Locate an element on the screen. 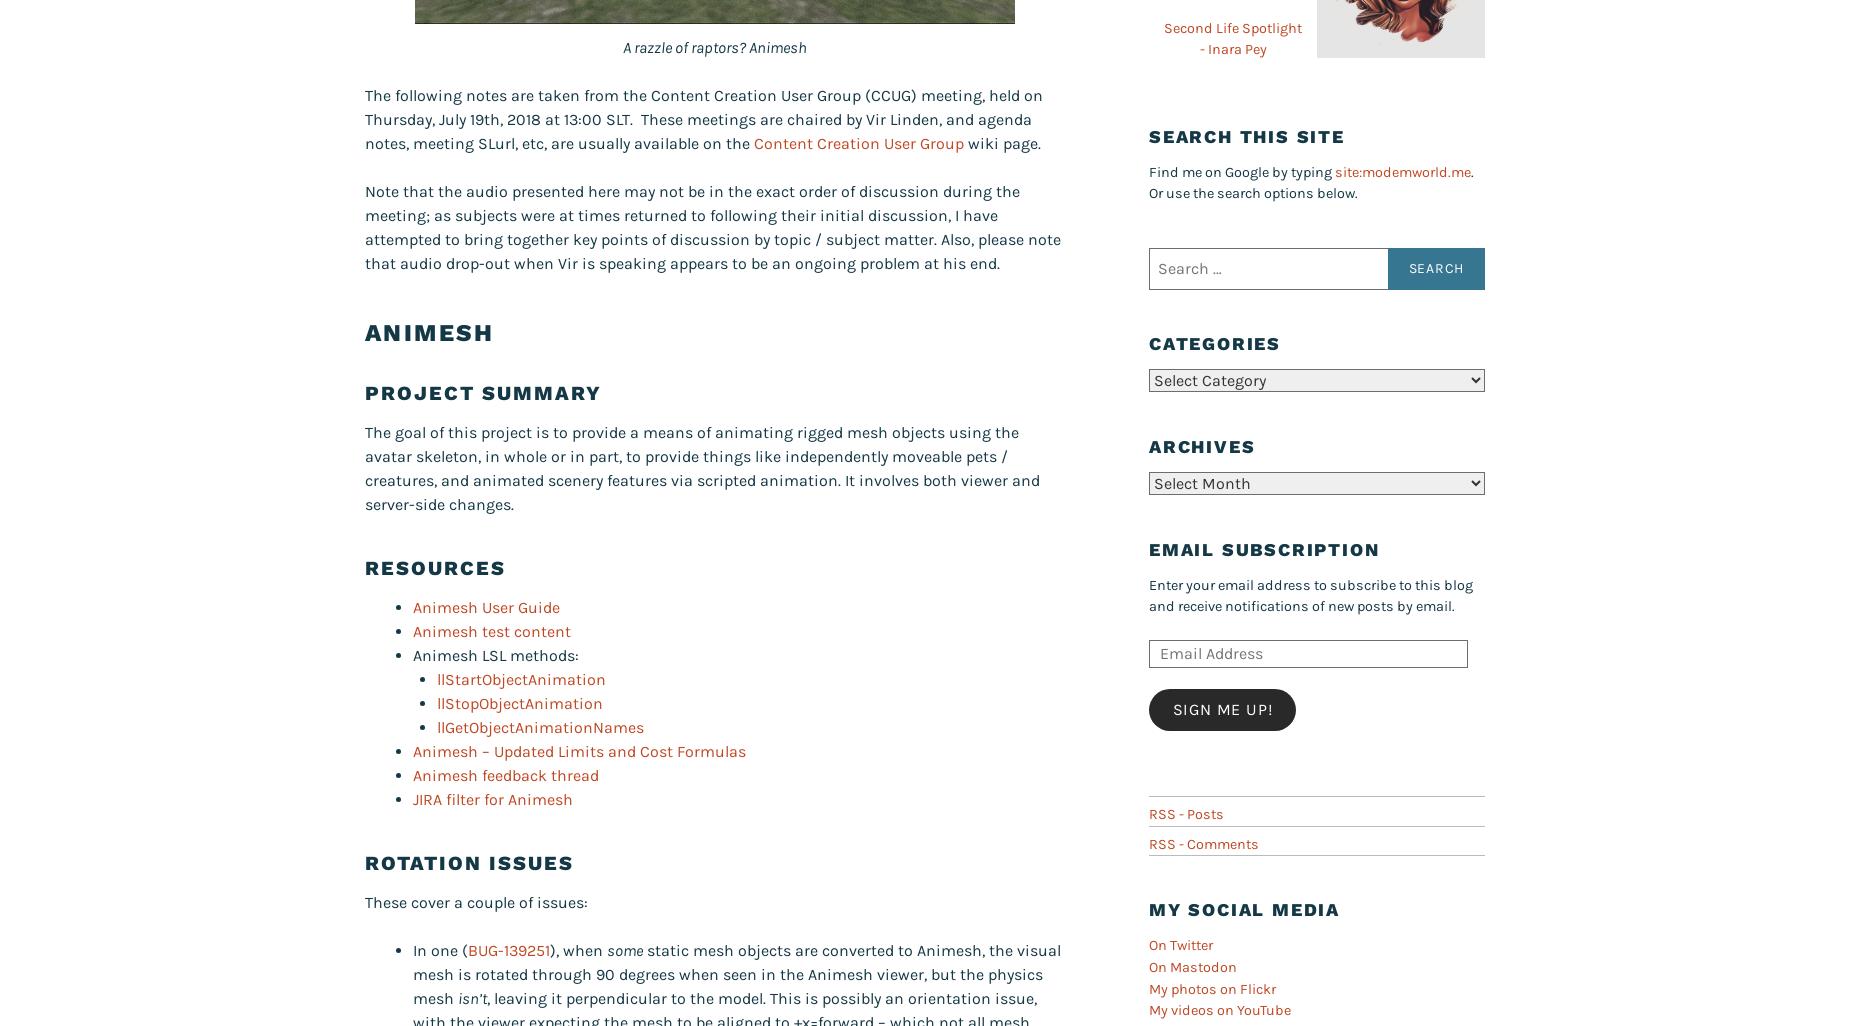 This screenshot has height=1026, width=1850. 'Second Life Spotlight - Inara Pey' is located at coordinates (1232, 38).